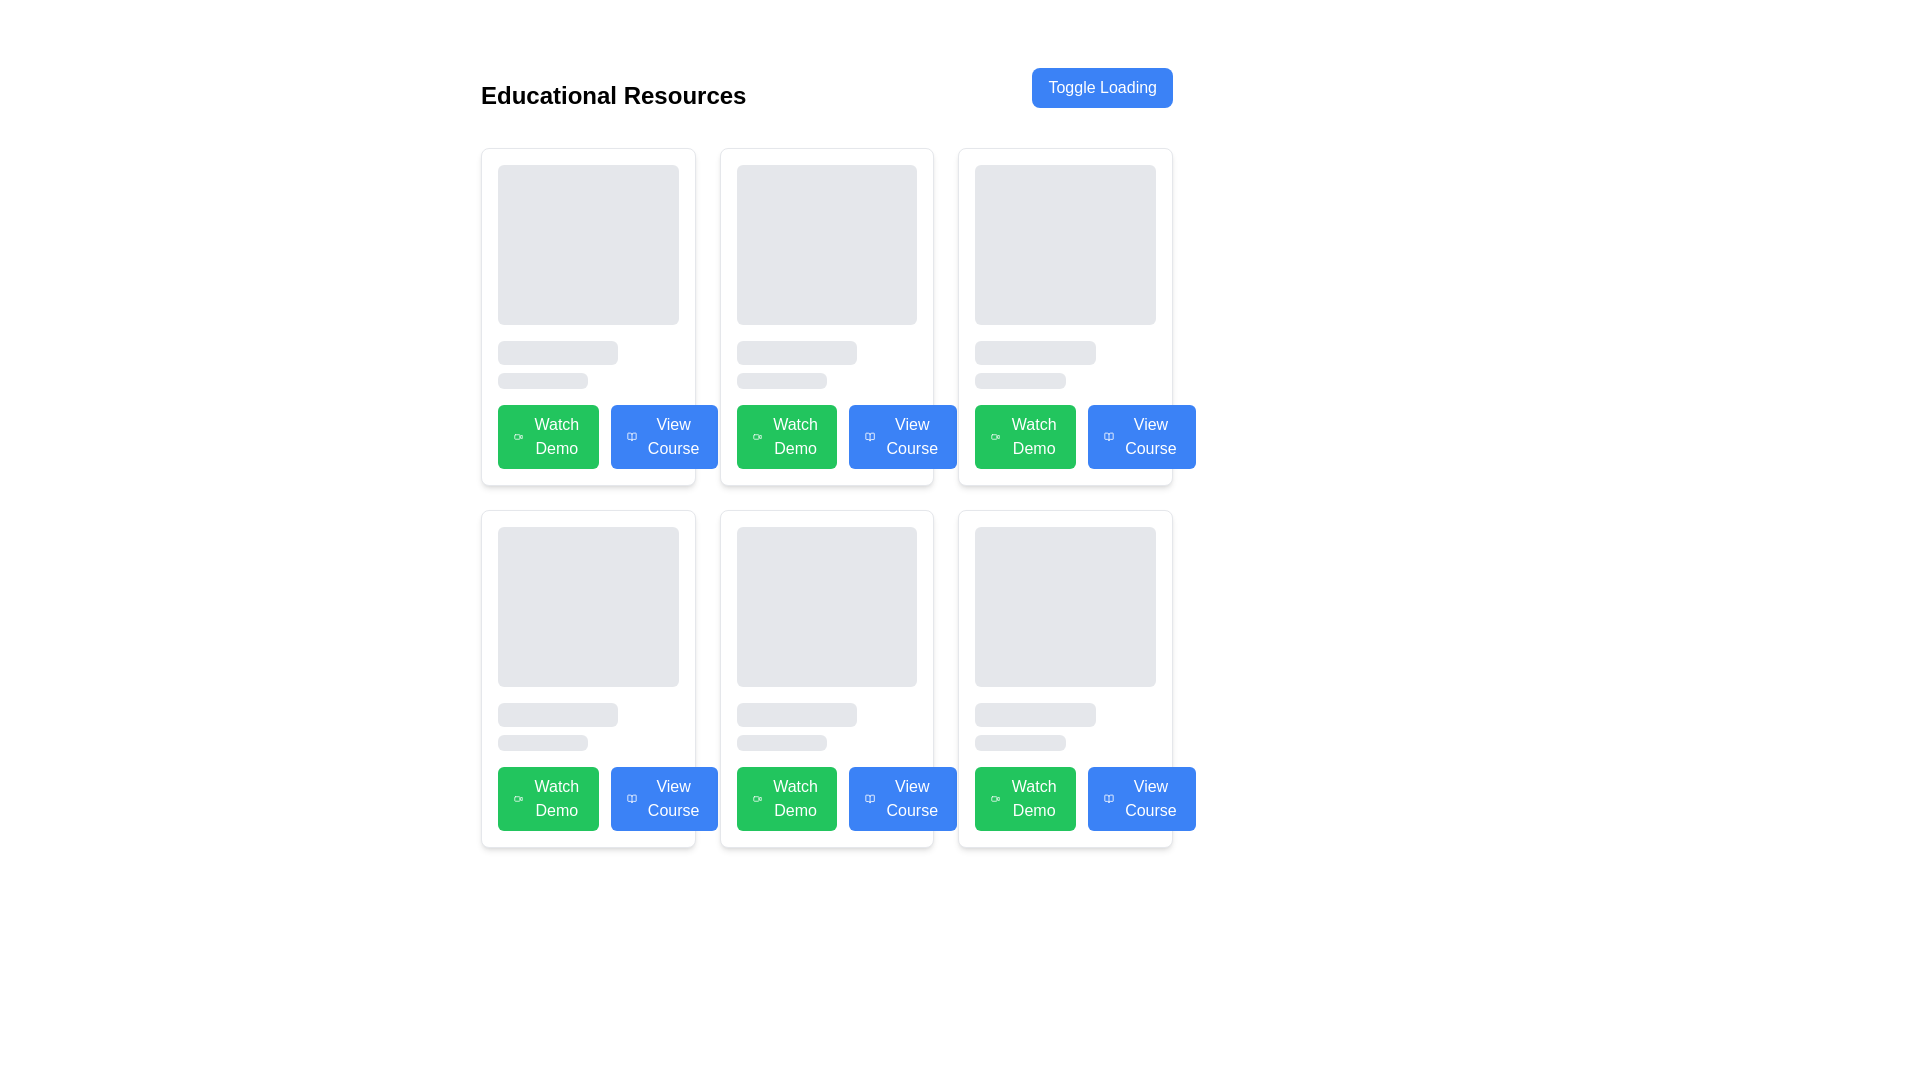 This screenshot has height=1080, width=1920. What do you see at coordinates (548, 797) in the screenshot?
I see `the rectangular green button labeled 'Watch Demo' located in the bottom-left corner of the second card in the bottom row of the grid layout, to navigate via keyboard` at bounding box center [548, 797].